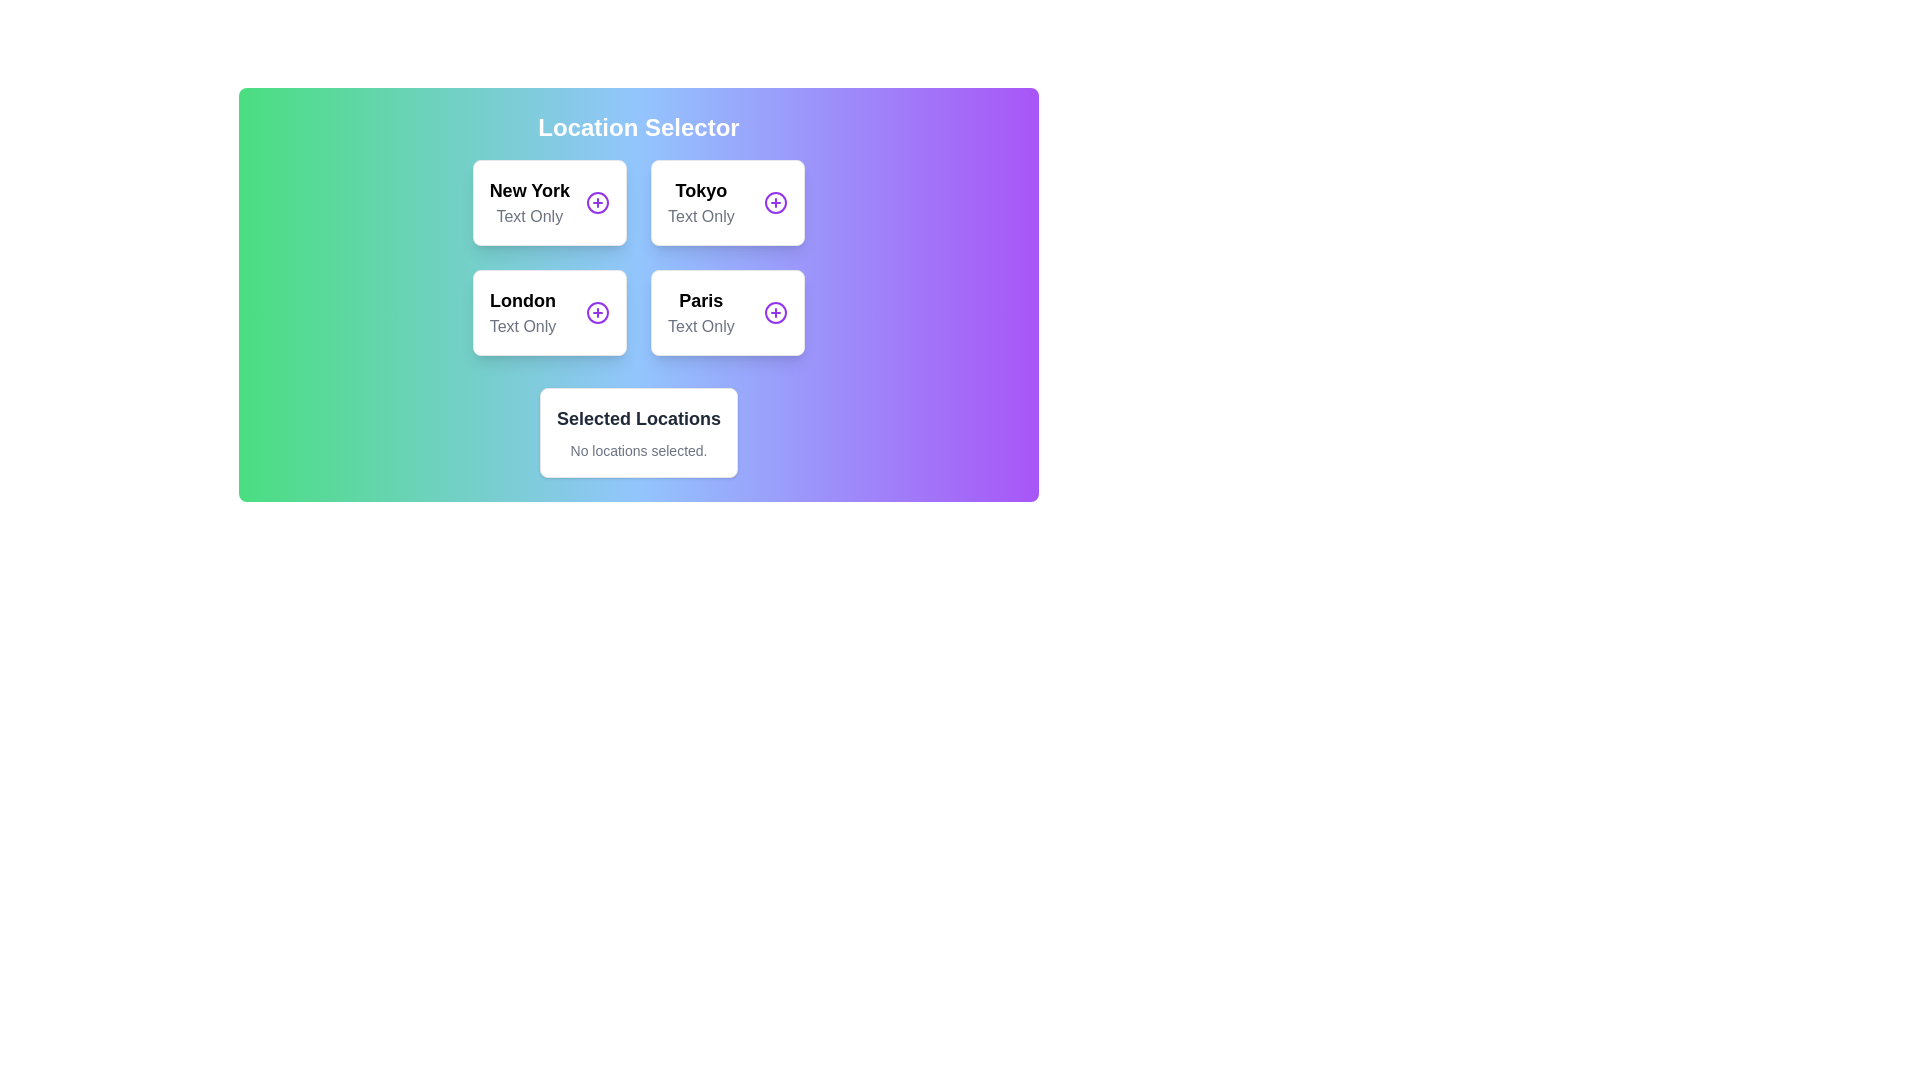 The image size is (1920, 1080). I want to click on the descriptive text label located in the top-right grid cell below the 'Tokyo' text within the card layout, so click(701, 216).